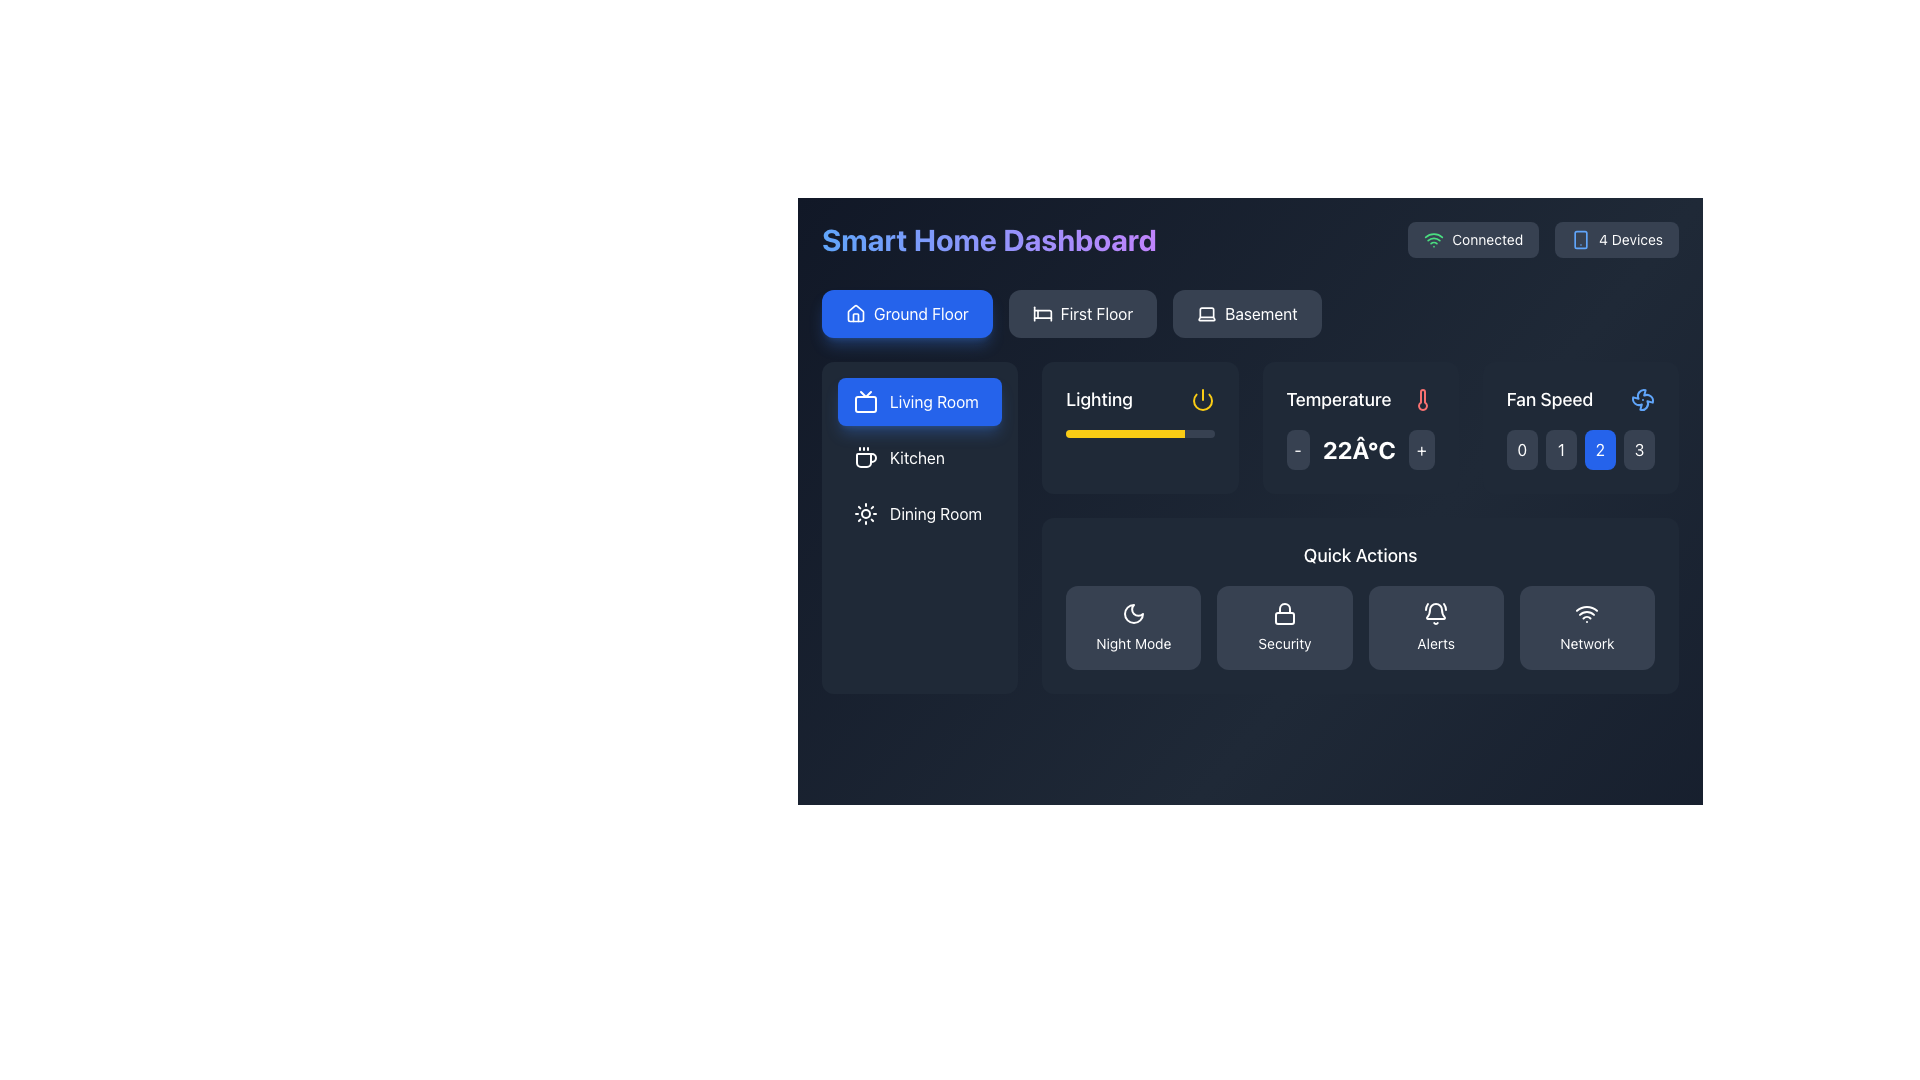 Image resolution: width=1920 pixels, height=1080 pixels. What do you see at coordinates (1080, 433) in the screenshot?
I see `slider` at bounding box center [1080, 433].